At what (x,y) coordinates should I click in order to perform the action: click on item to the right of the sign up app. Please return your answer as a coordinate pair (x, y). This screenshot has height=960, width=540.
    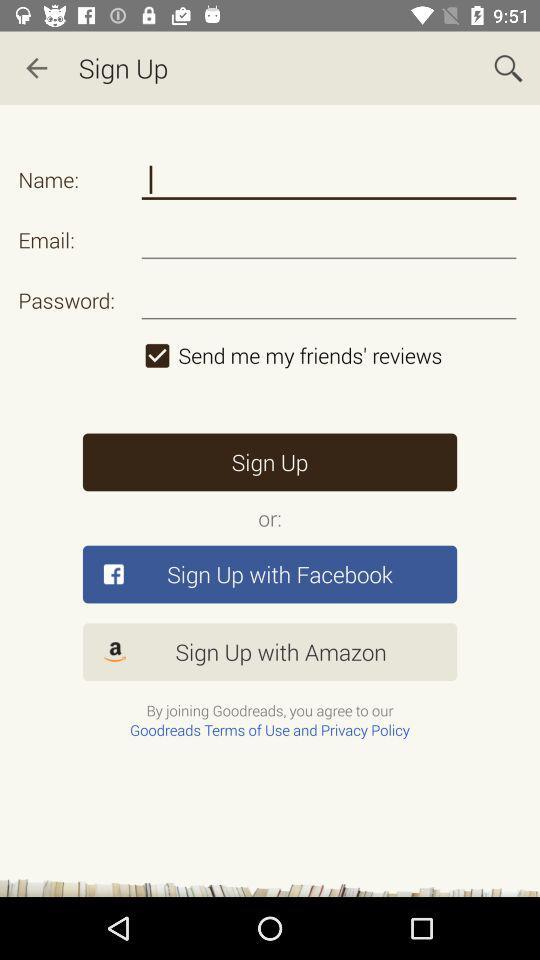
    Looking at the image, I should click on (508, 68).